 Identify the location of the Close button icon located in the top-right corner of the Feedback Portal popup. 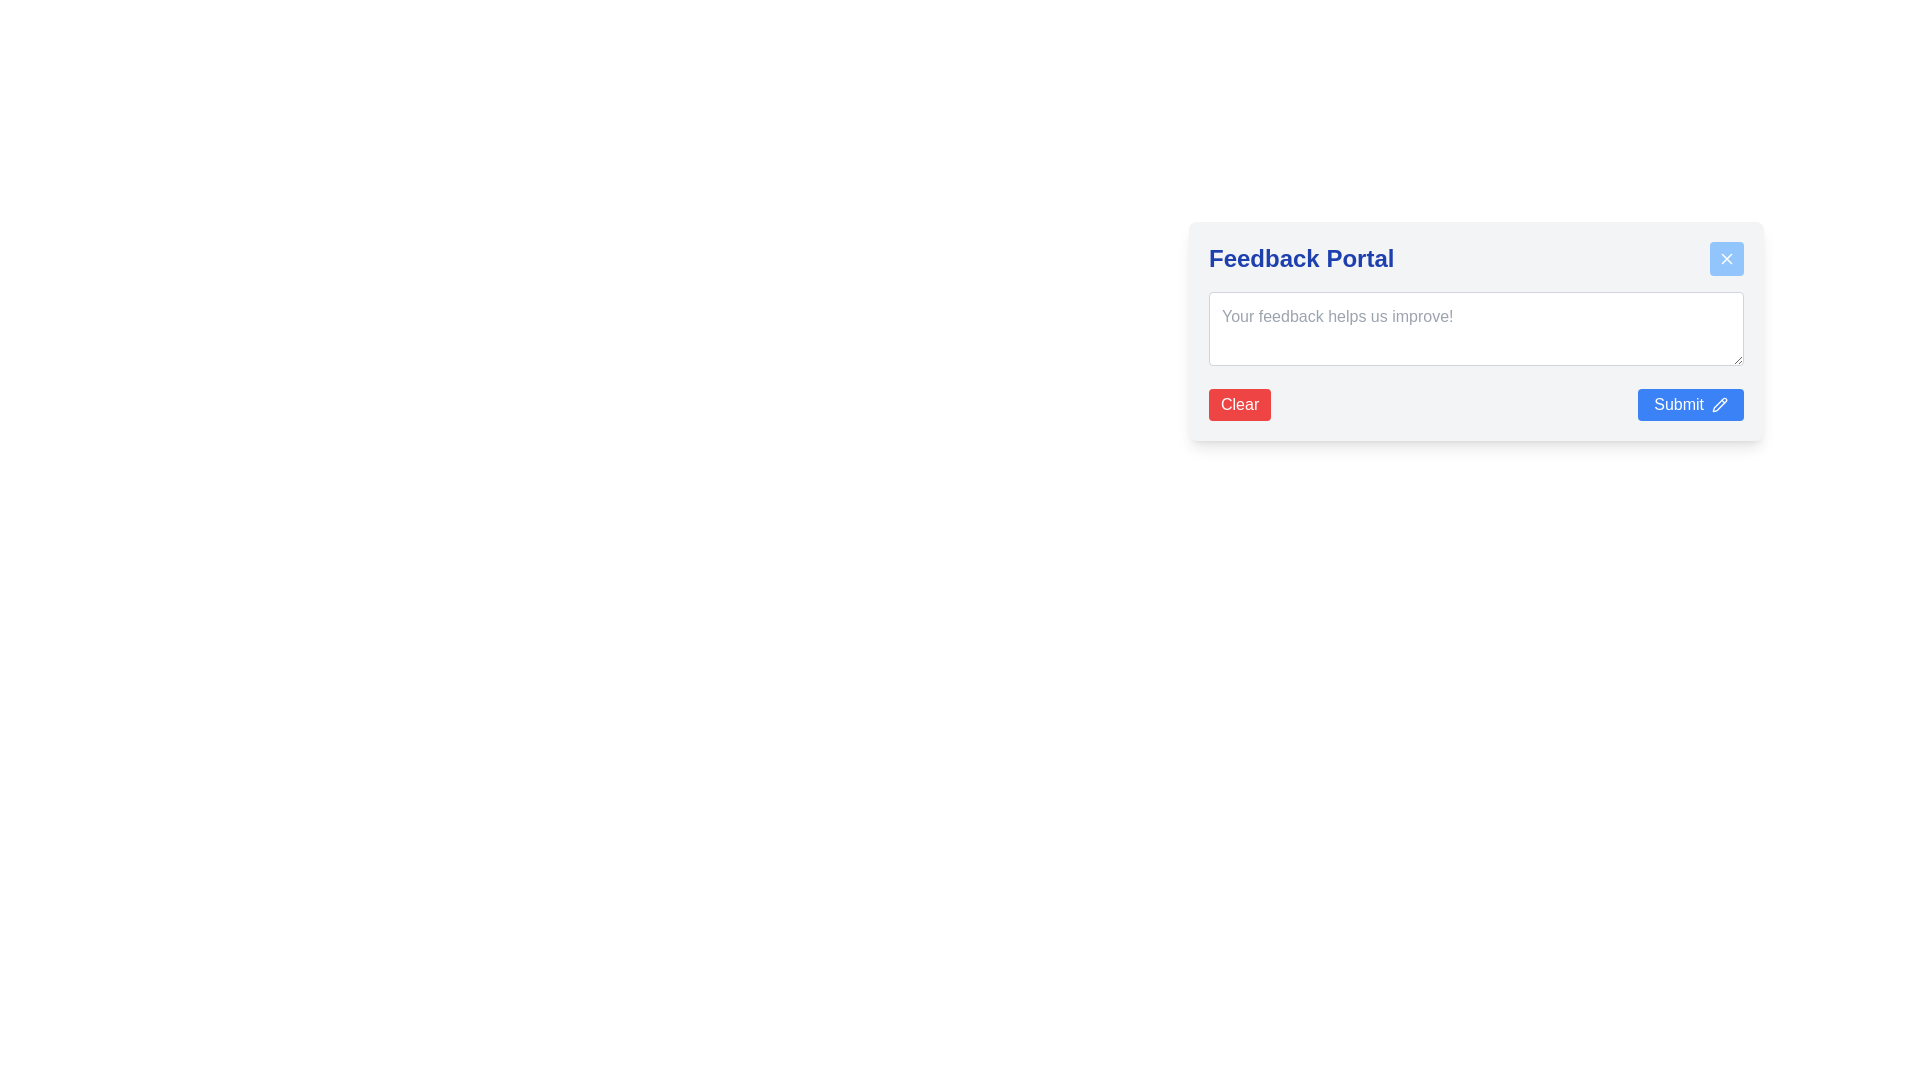
(1726, 257).